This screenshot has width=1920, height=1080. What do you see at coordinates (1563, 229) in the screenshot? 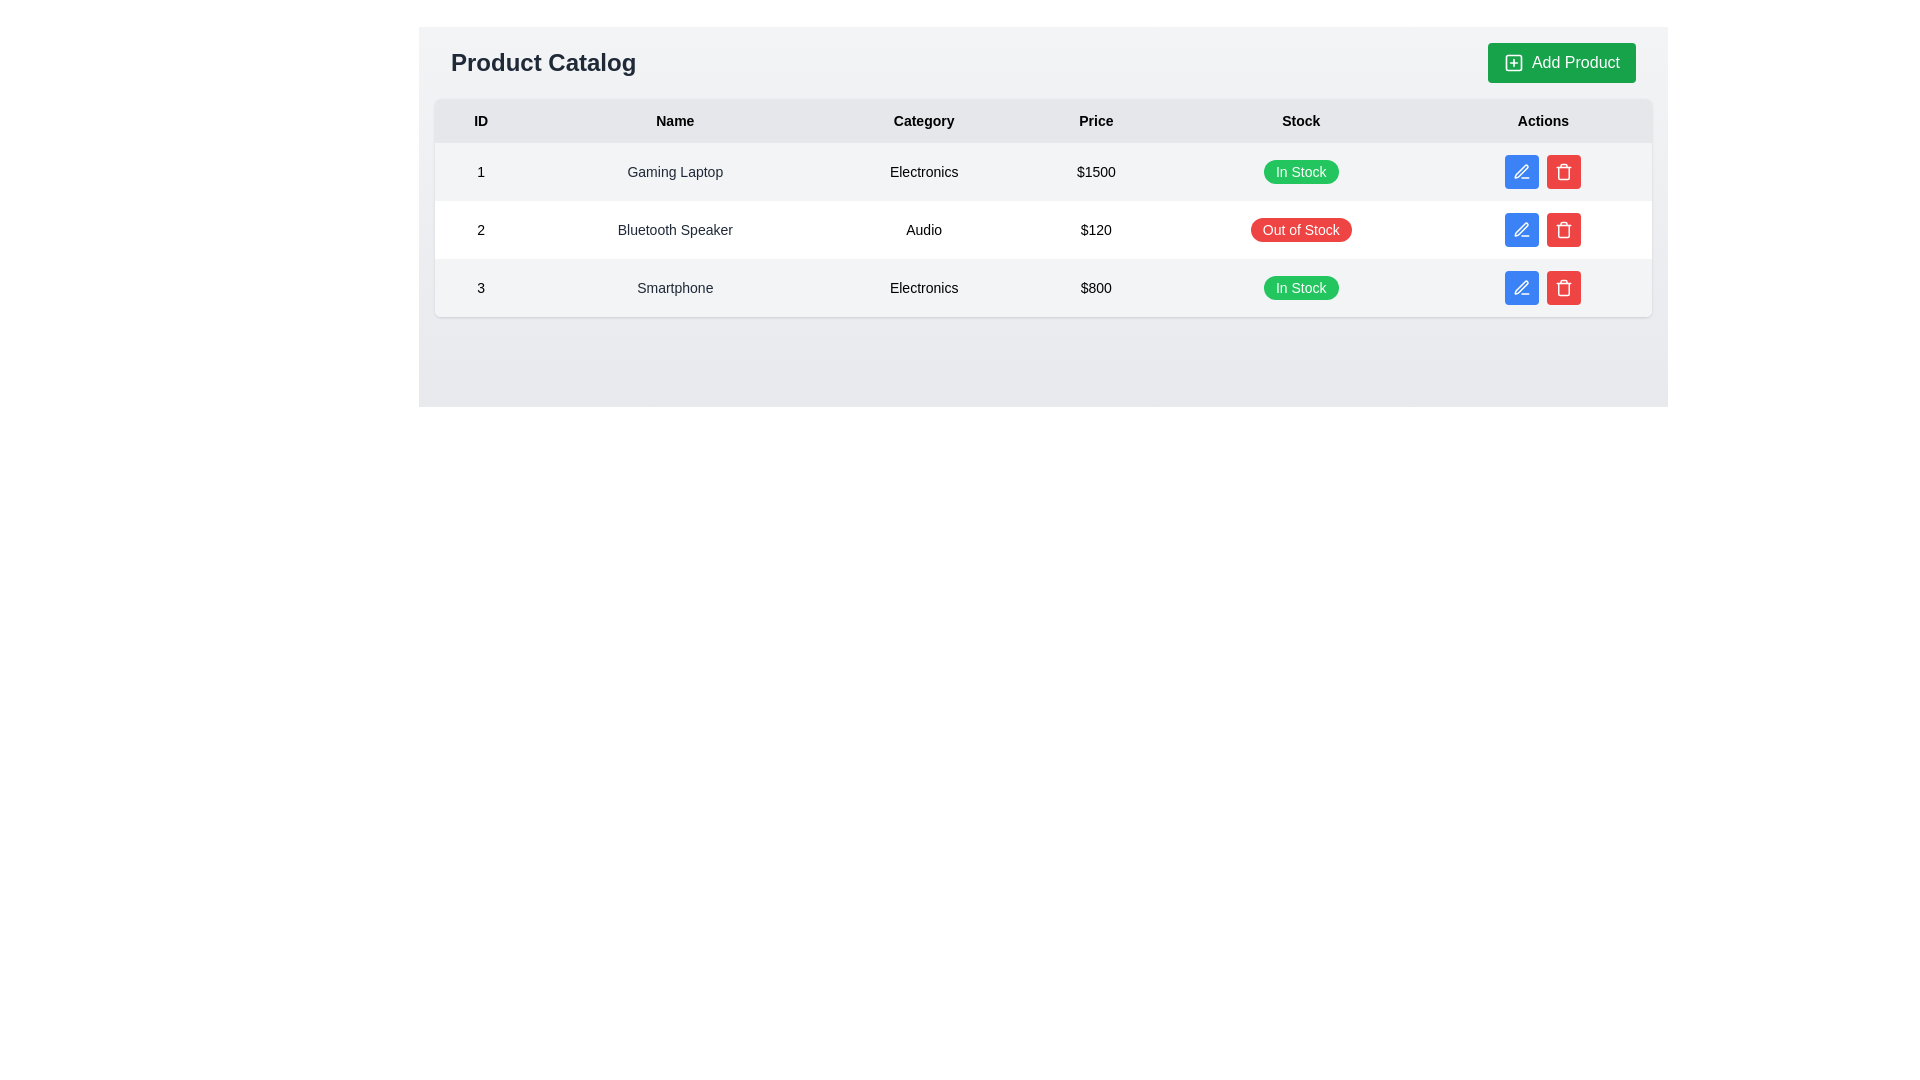
I see `the delete button in the 'Actions' column of the table for the 'Bluetooth Speaker' product` at bounding box center [1563, 229].